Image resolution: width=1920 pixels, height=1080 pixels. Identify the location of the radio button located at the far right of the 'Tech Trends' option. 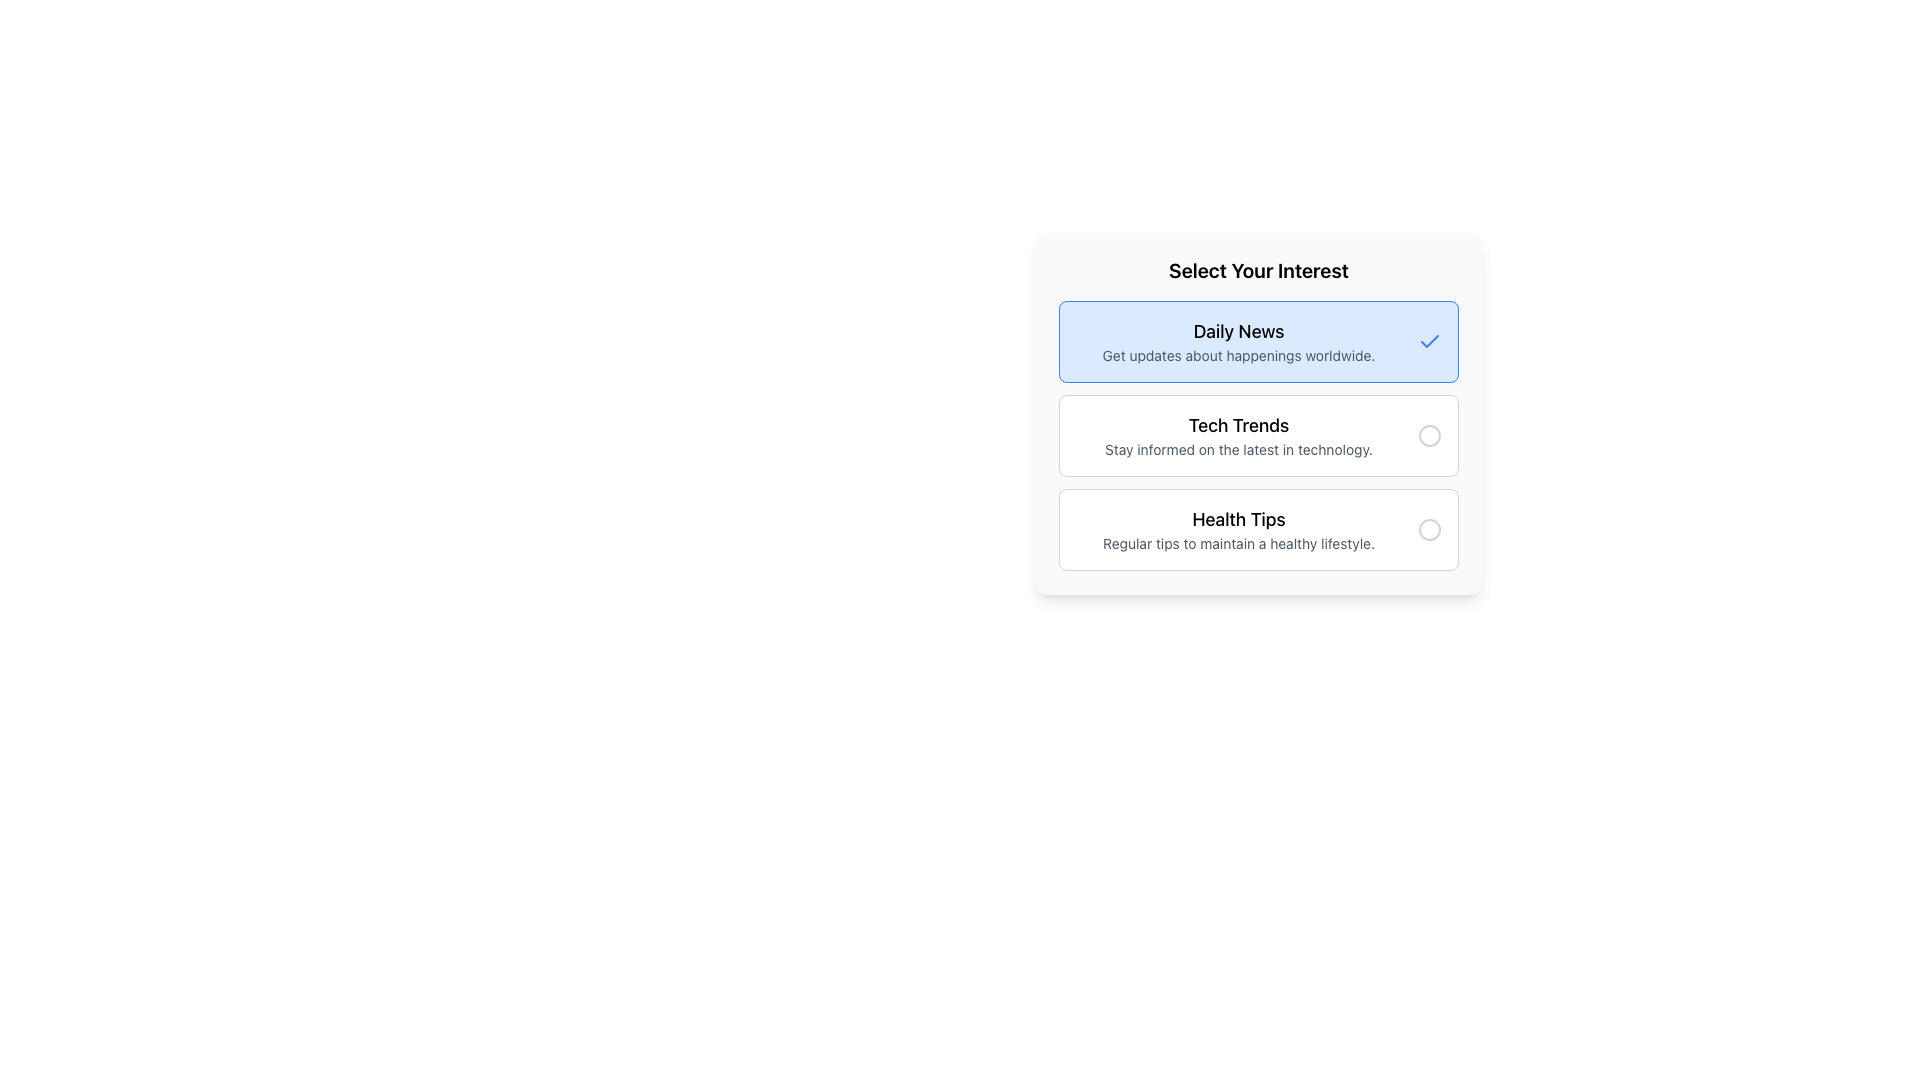
(1429, 434).